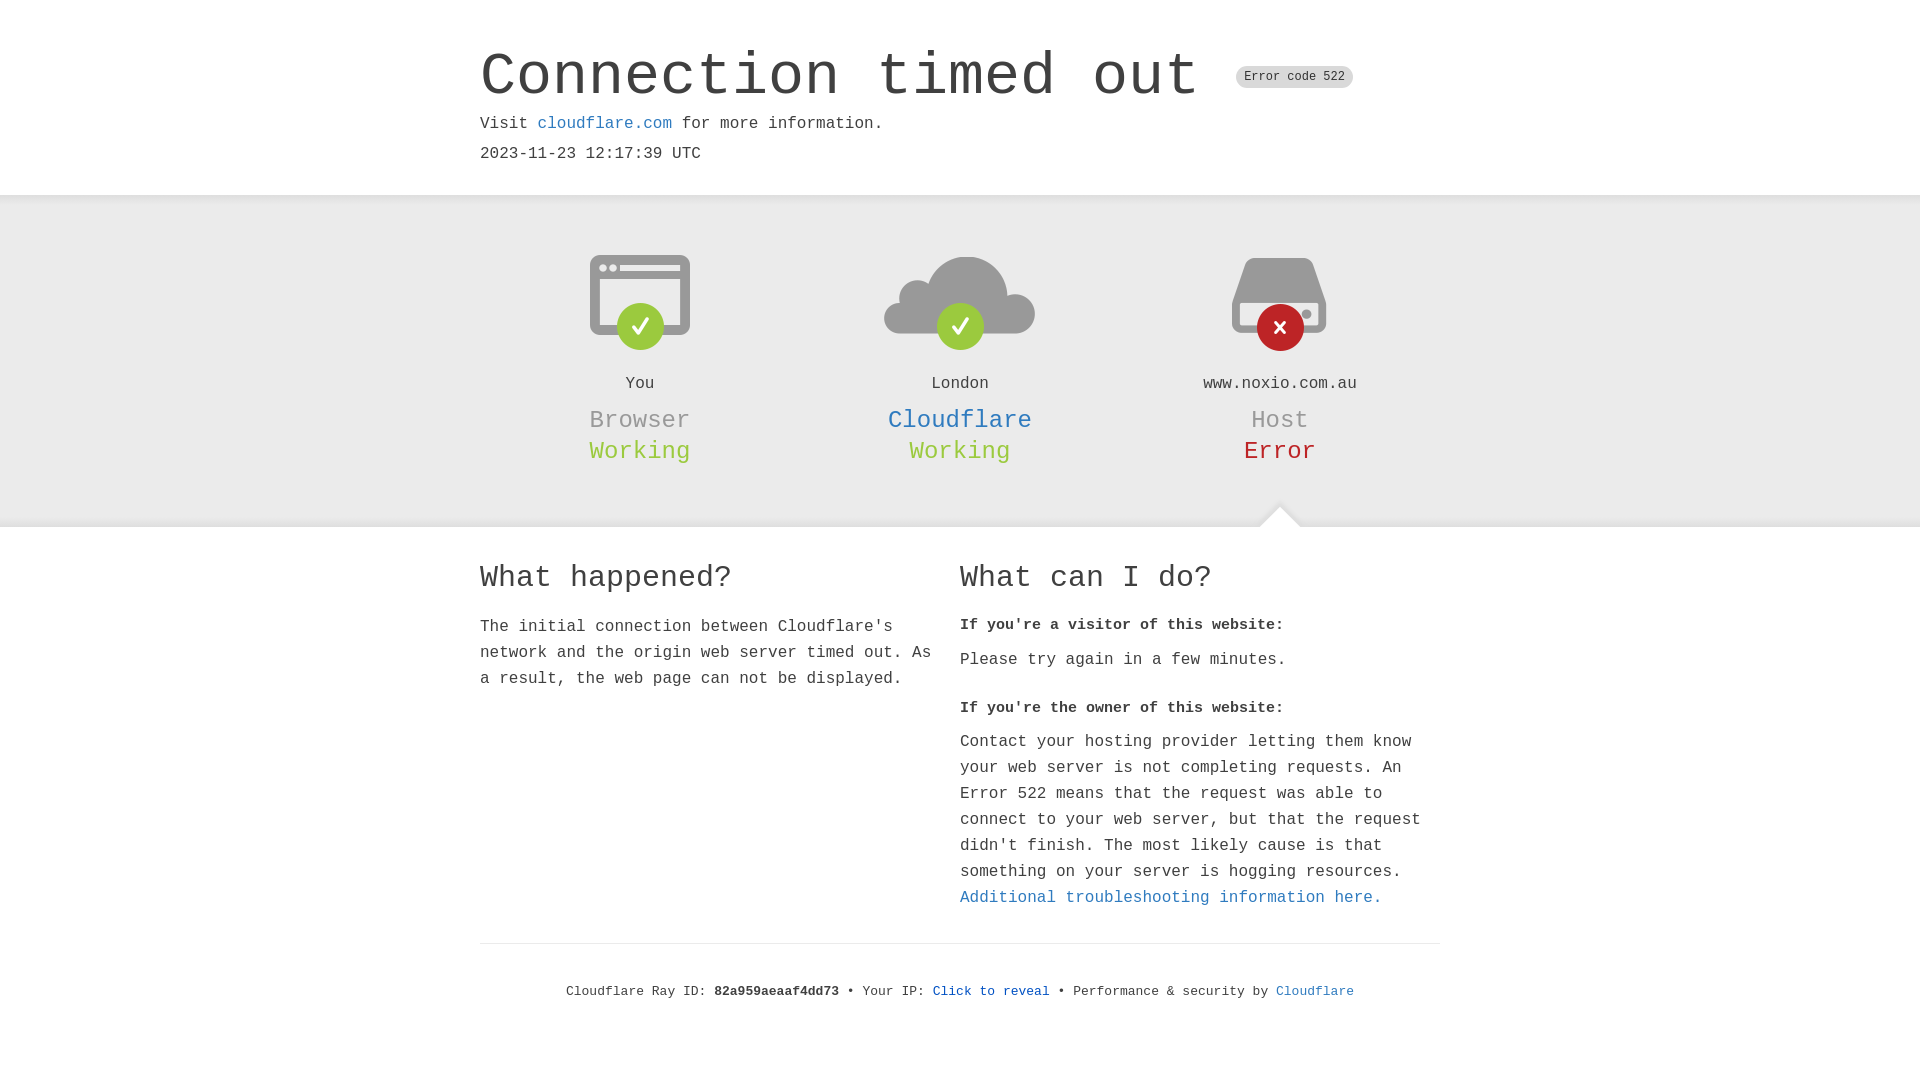  I want to click on 'cloudflare.com', so click(603, 123).